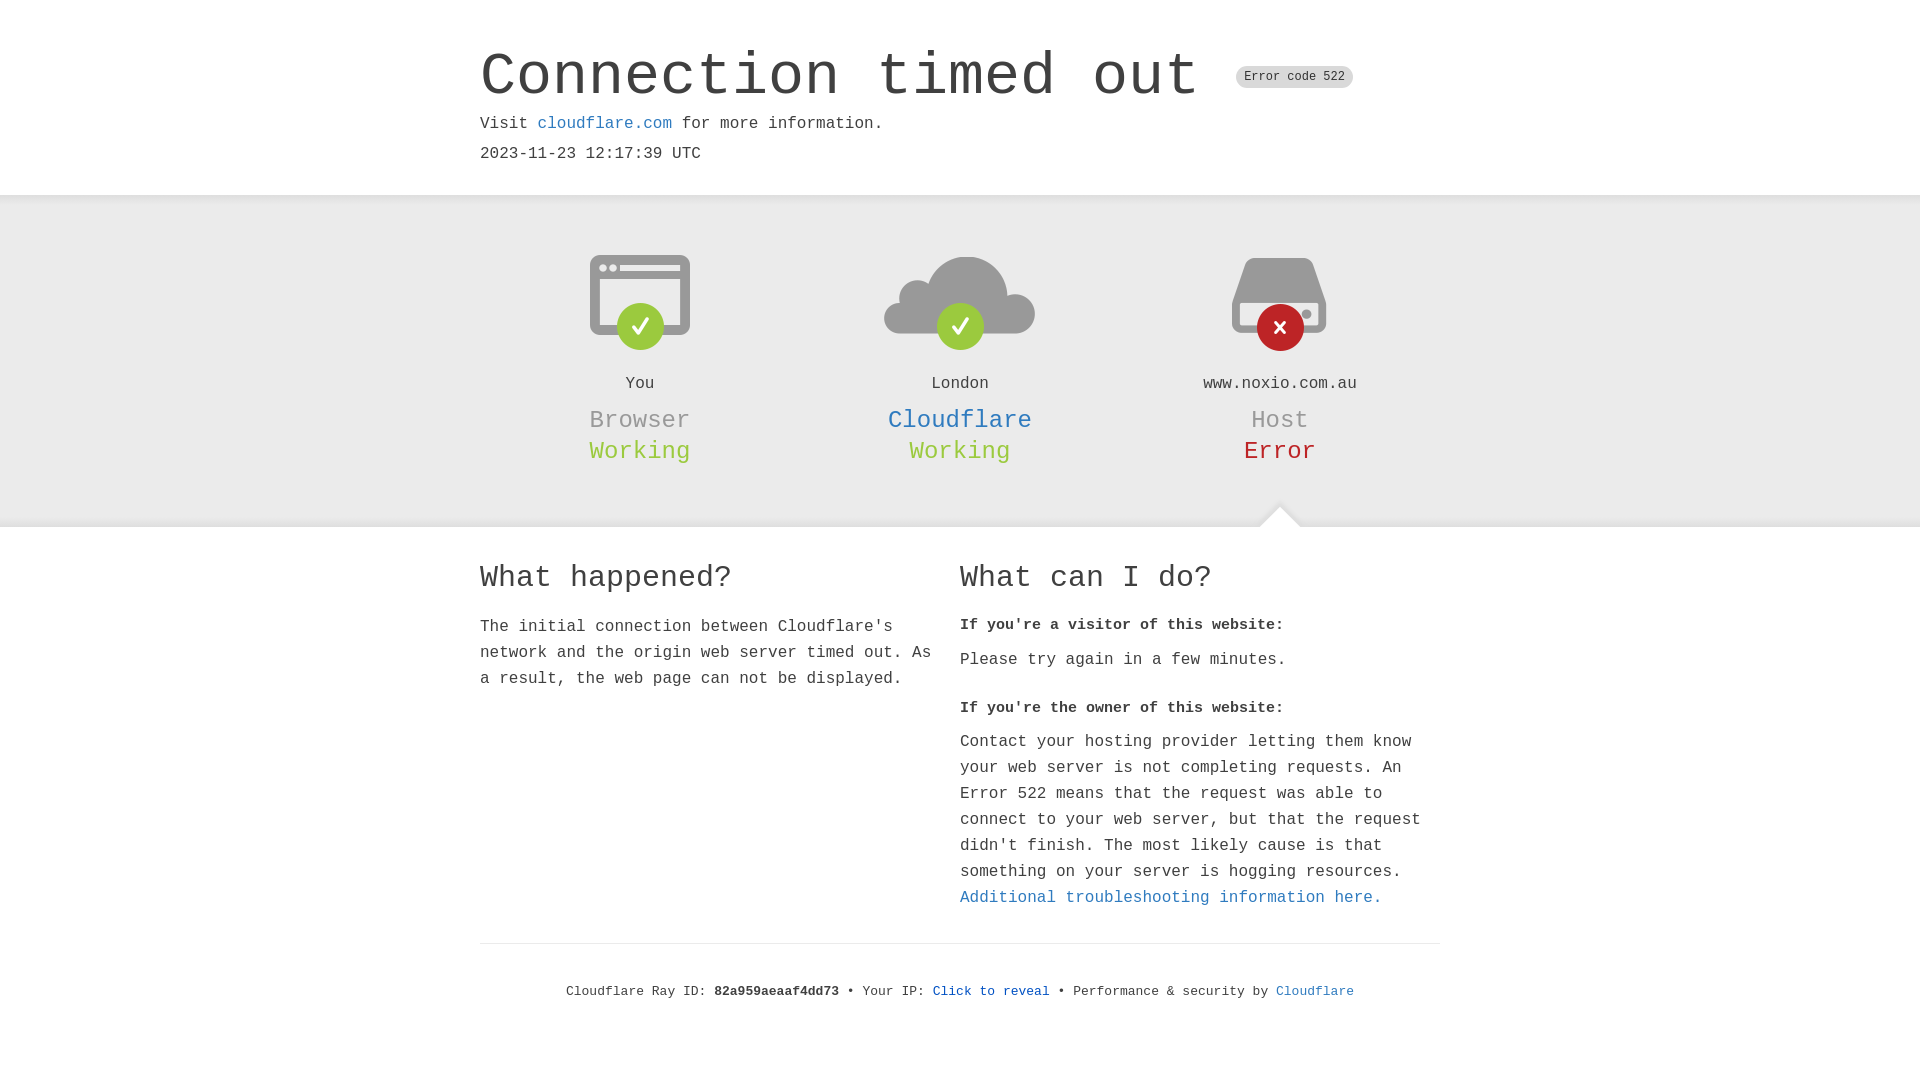  I want to click on 'cloudflare.com', so click(603, 123).